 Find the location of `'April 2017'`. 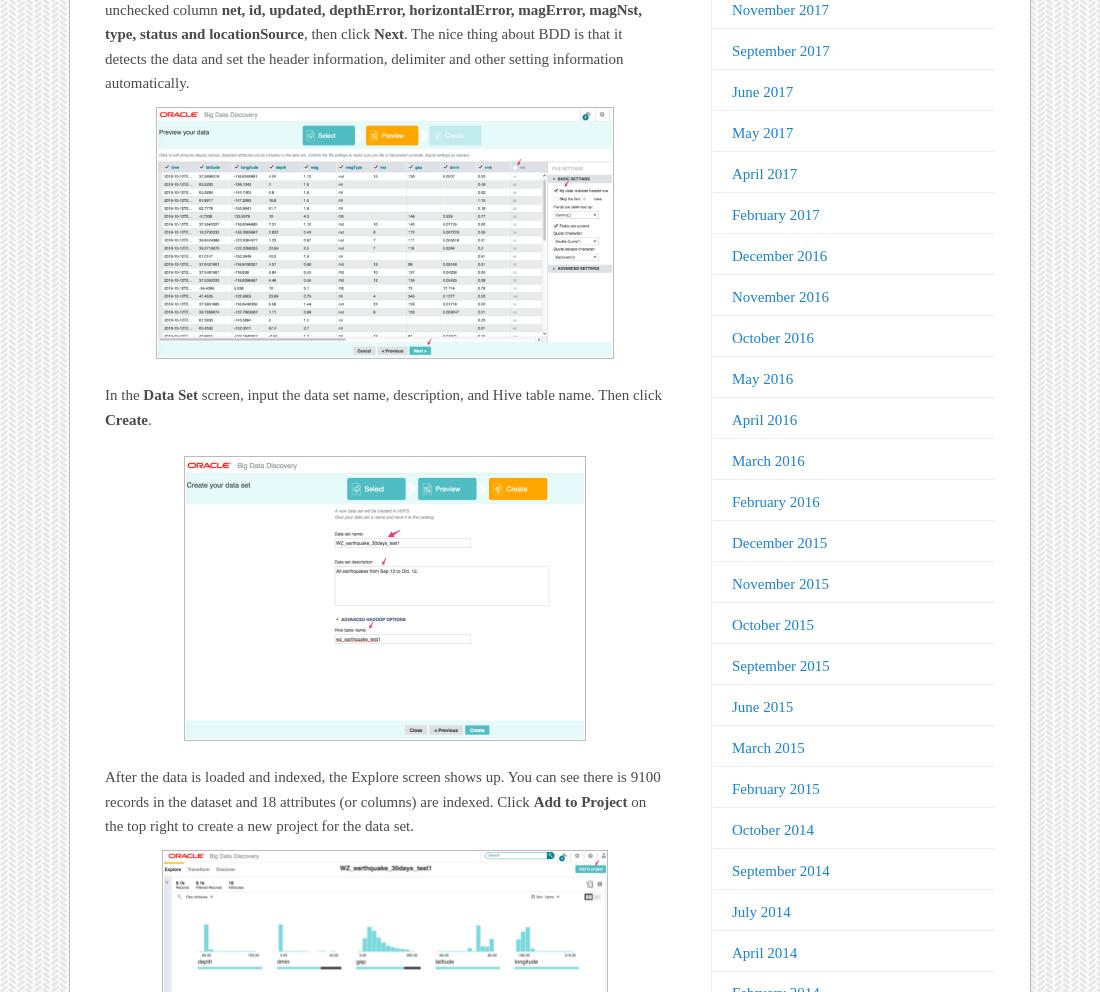

'April 2017' is located at coordinates (763, 172).